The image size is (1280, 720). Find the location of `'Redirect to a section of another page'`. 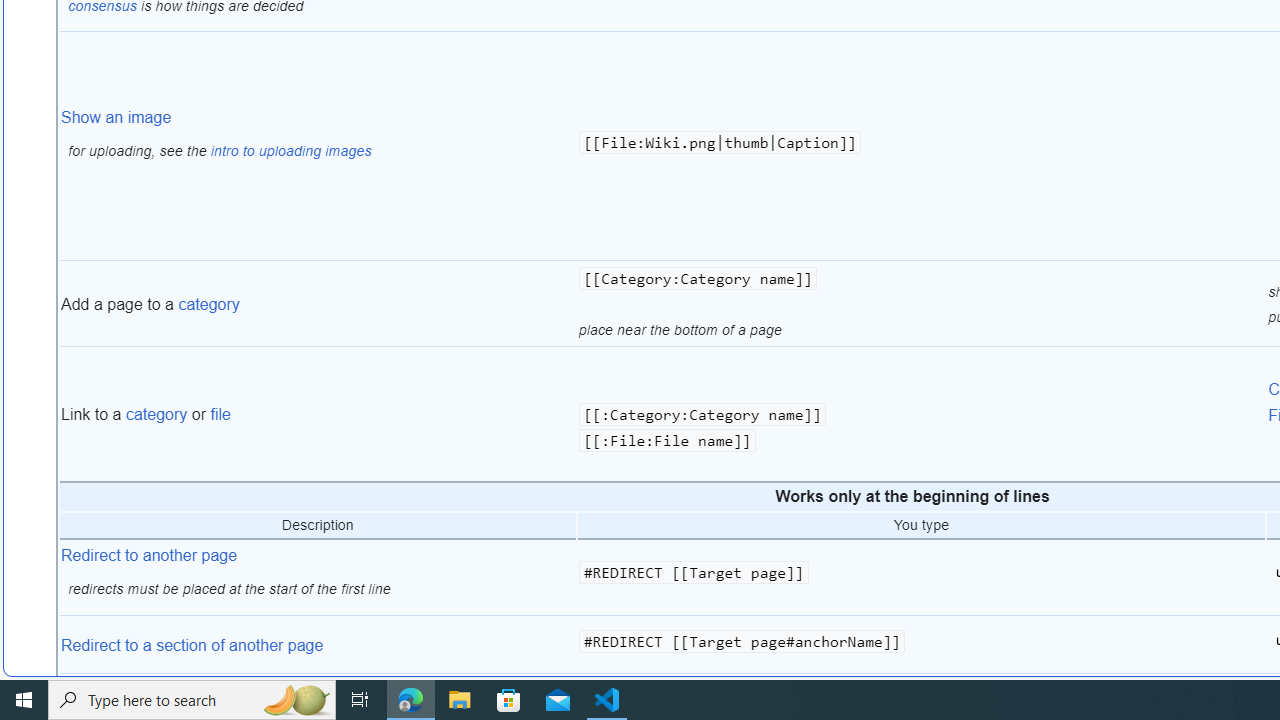

'Redirect to a section of another page' is located at coordinates (192, 644).